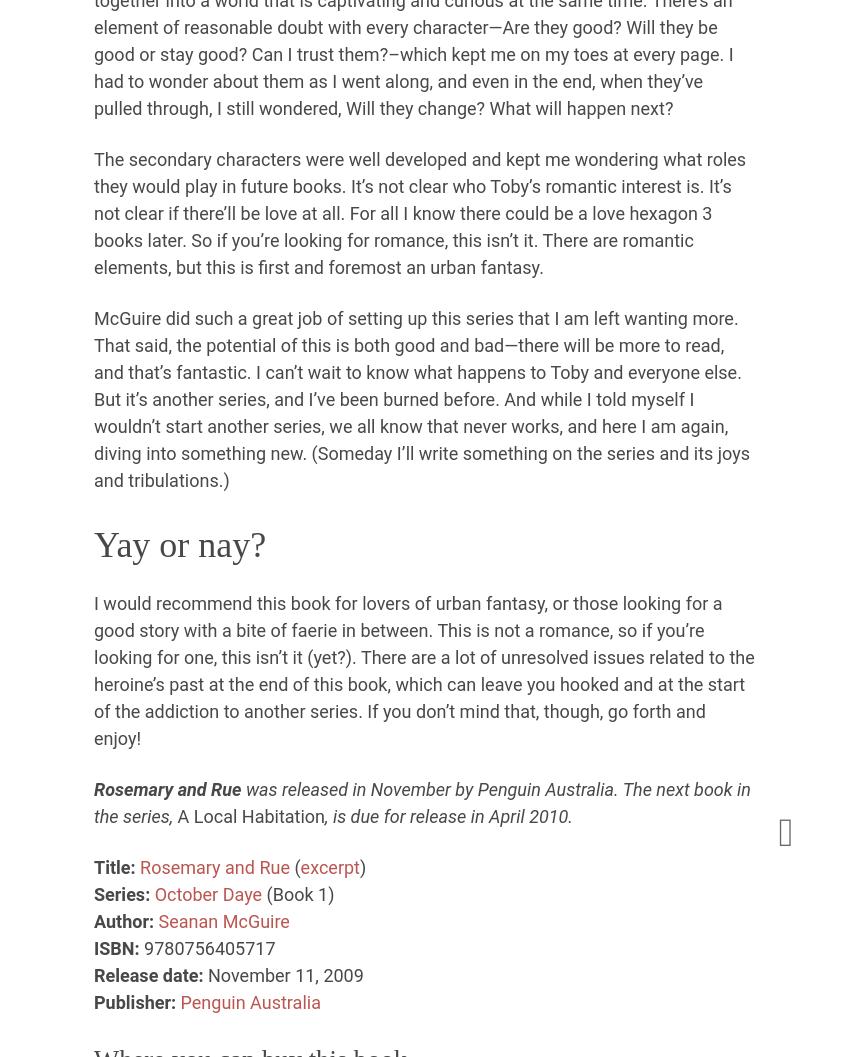 The image size is (850, 1057). Describe the element at coordinates (293, 865) in the screenshot. I see `'('` at that location.